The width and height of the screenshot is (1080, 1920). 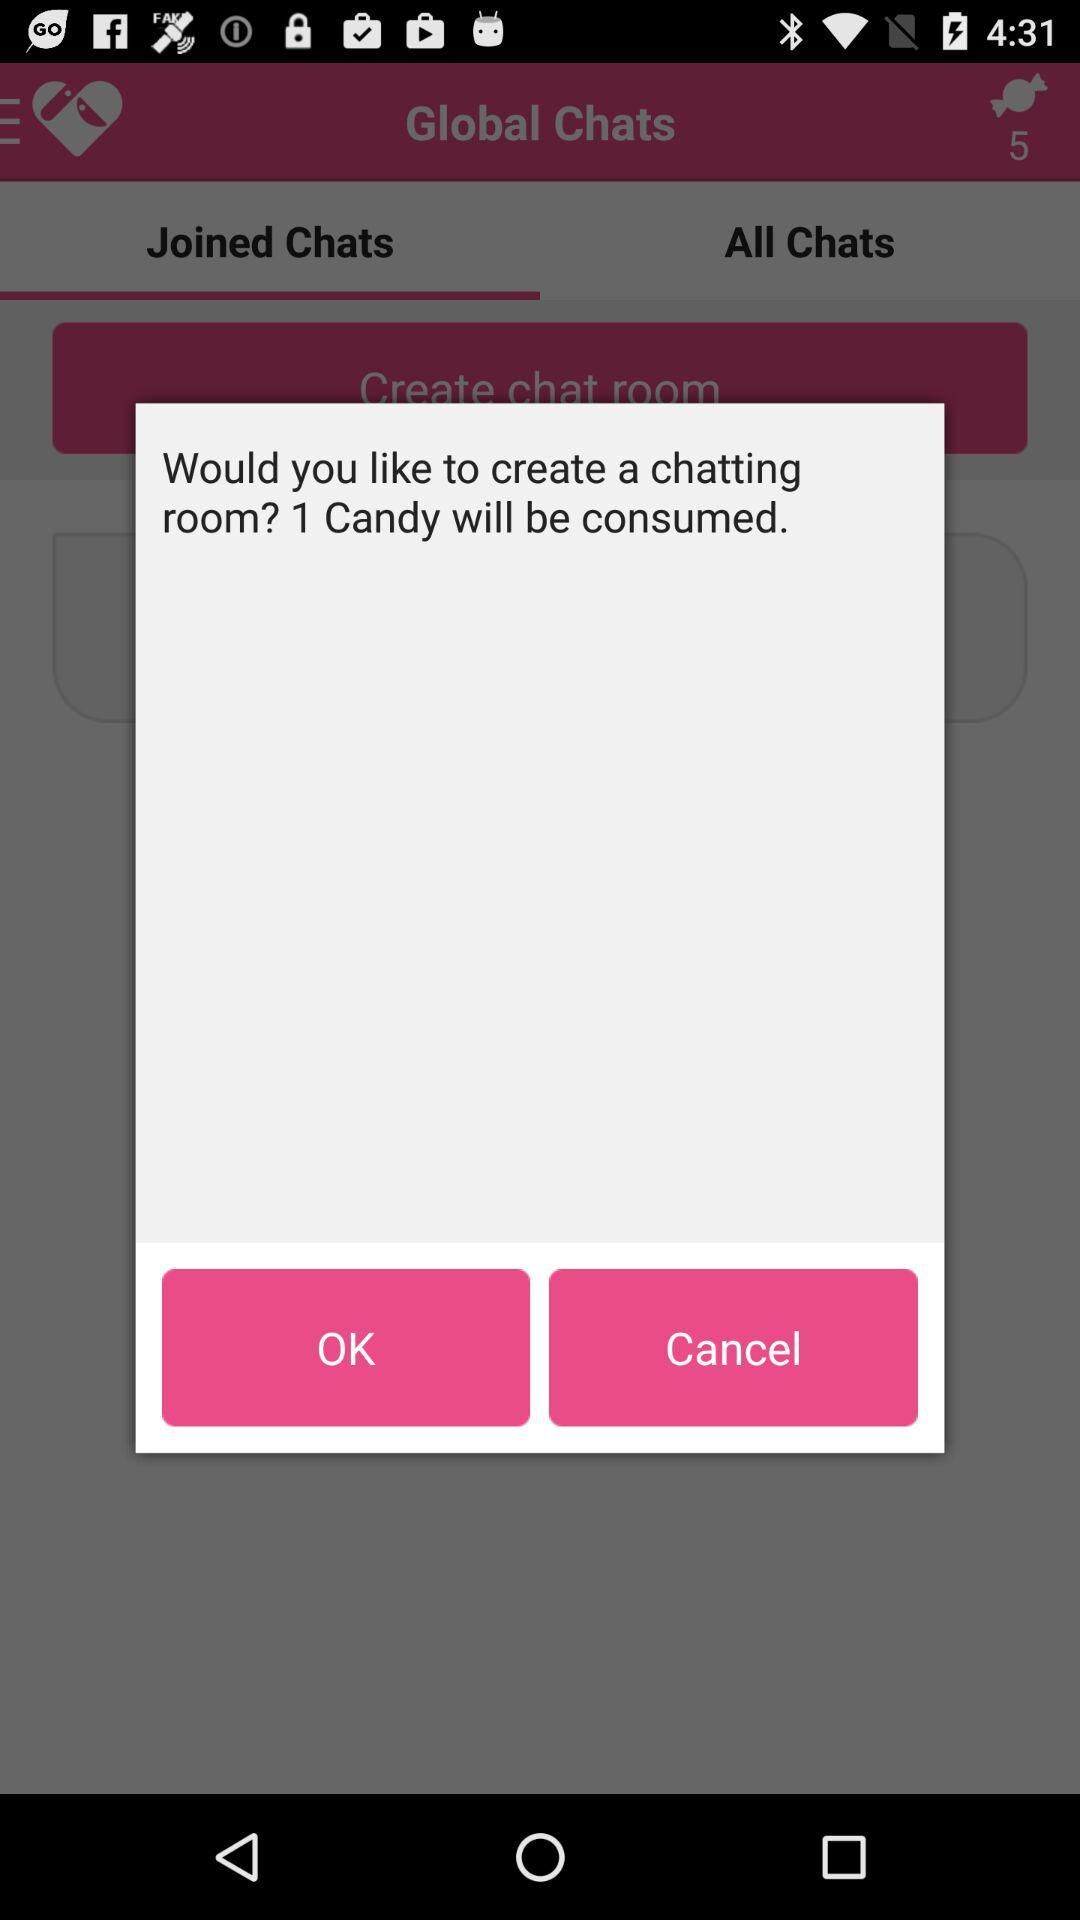 What do you see at coordinates (345, 1347) in the screenshot?
I see `item at the bottom left corner` at bounding box center [345, 1347].